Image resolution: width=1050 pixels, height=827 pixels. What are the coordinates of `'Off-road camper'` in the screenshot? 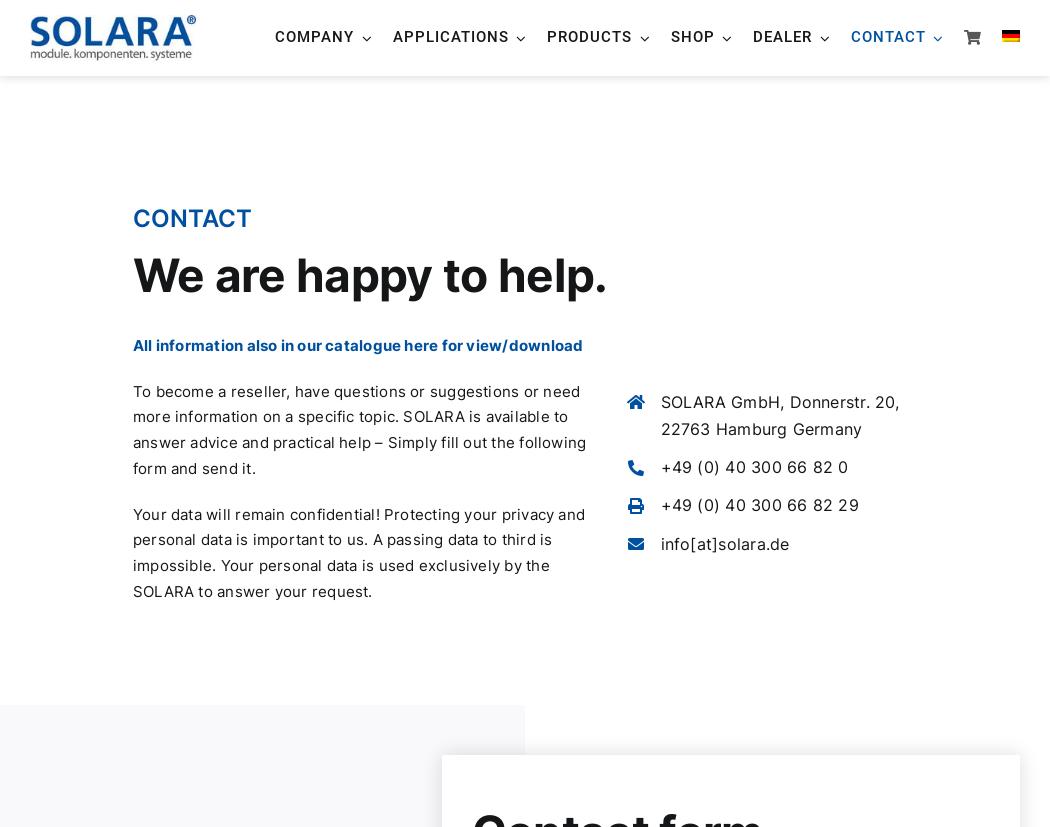 It's located at (714, 286).